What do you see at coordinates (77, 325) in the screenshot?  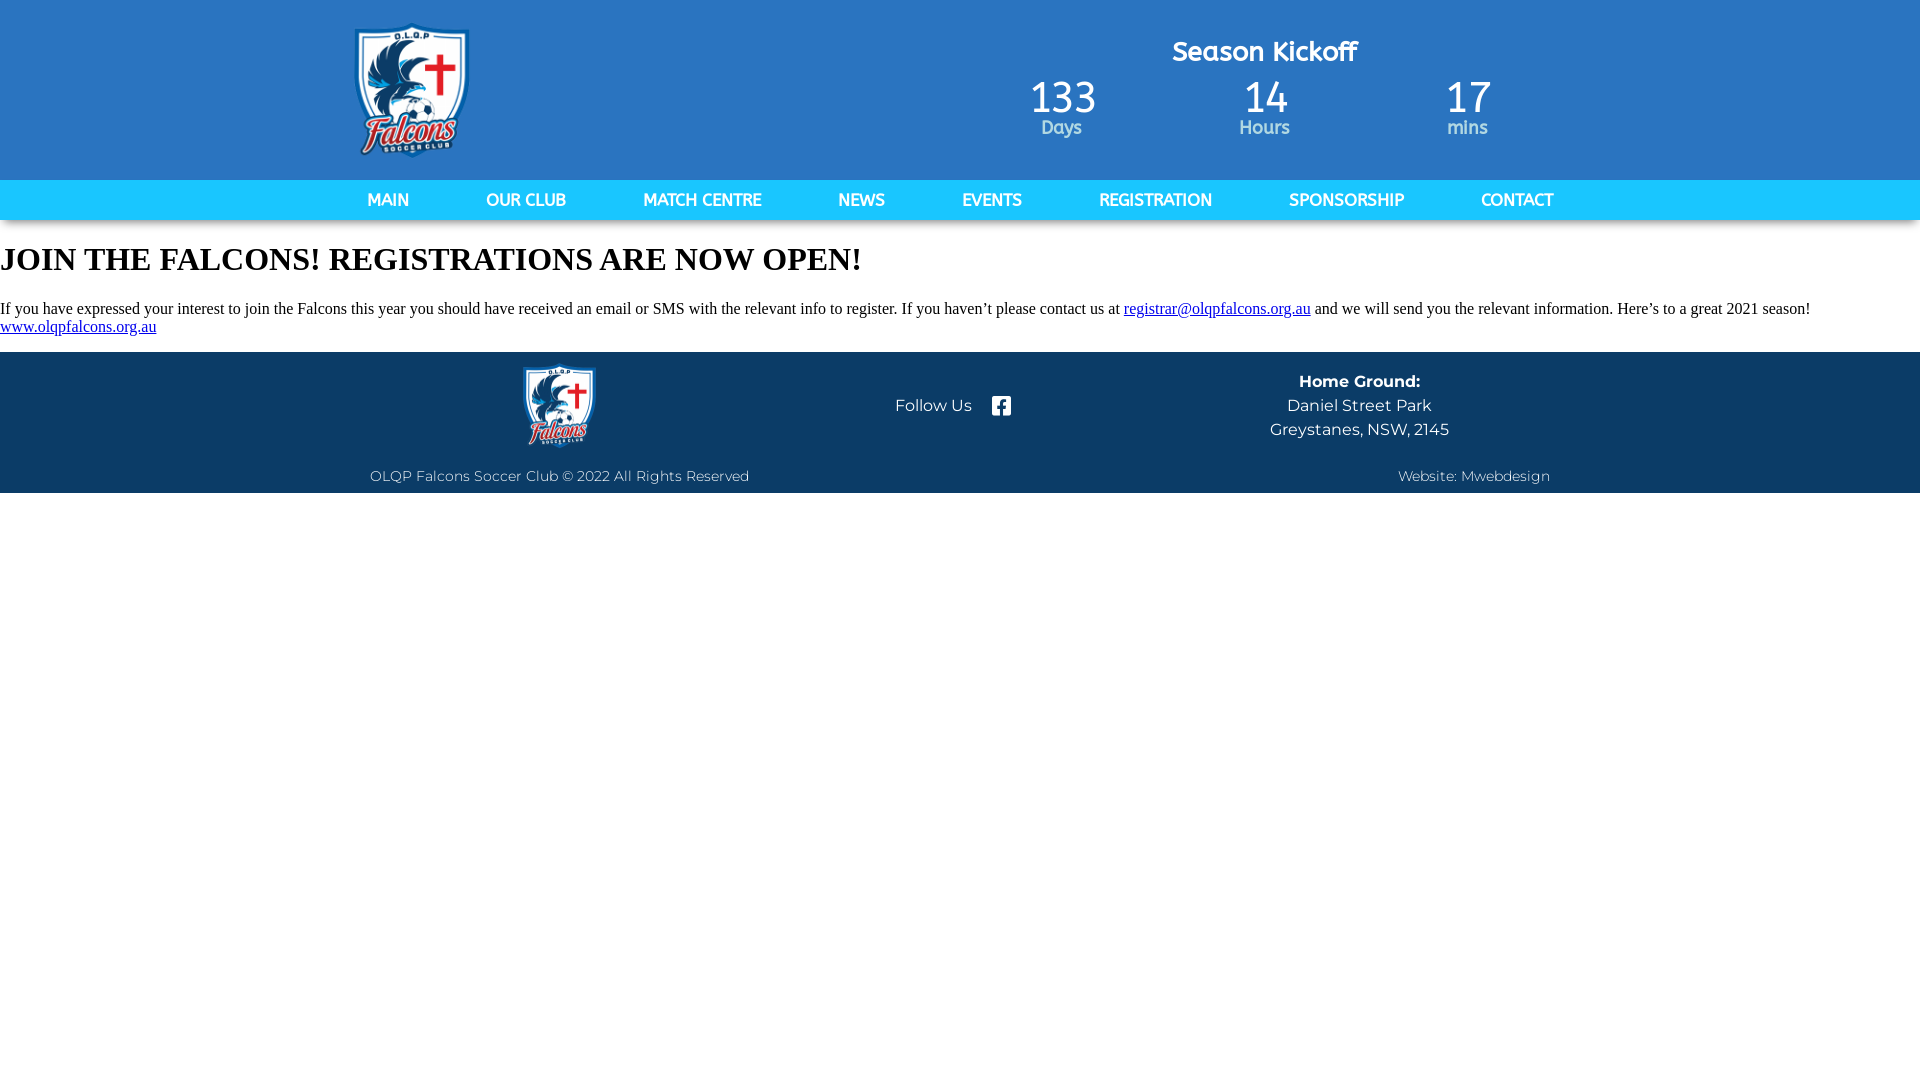 I see `'www.olqpfalcons.org.au'` at bounding box center [77, 325].